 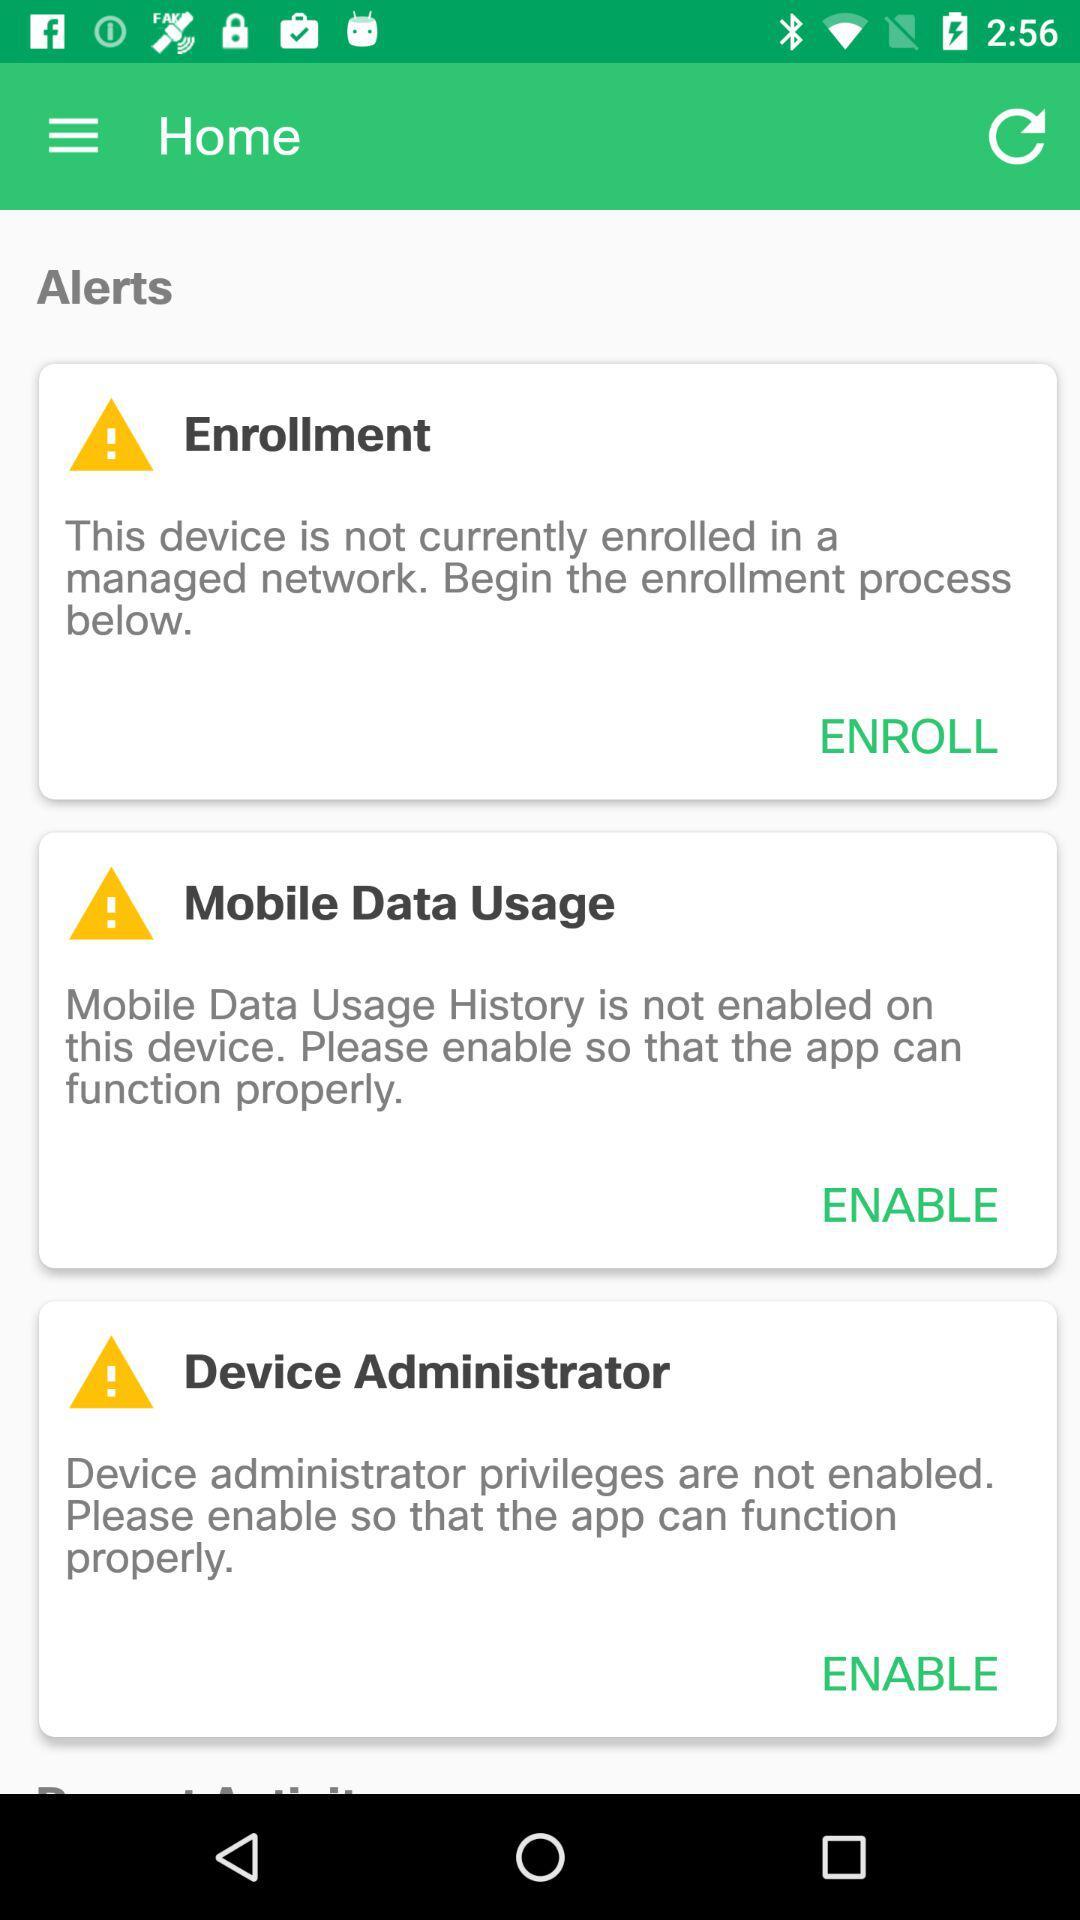 What do you see at coordinates (1017, 135) in the screenshot?
I see `item to the right of the home item` at bounding box center [1017, 135].